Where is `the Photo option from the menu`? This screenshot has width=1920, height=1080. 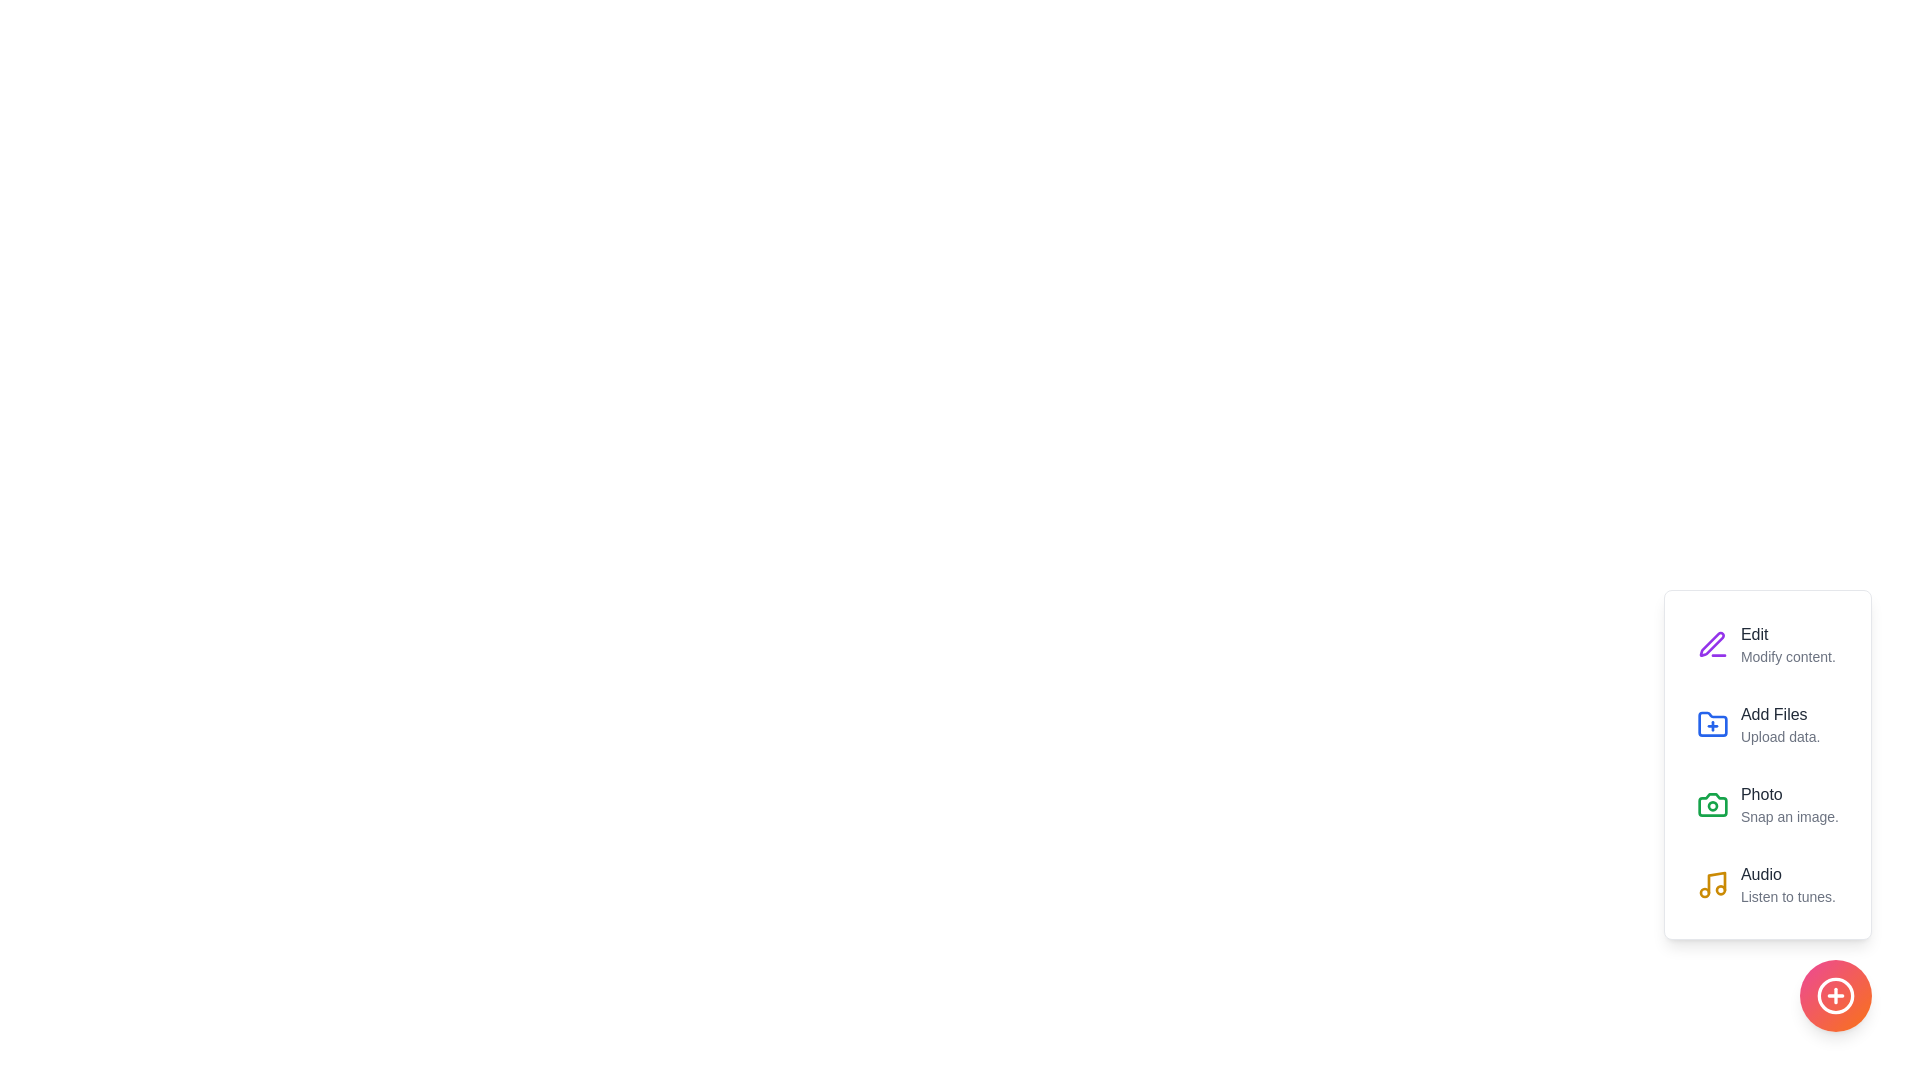 the Photo option from the menu is located at coordinates (1767, 804).